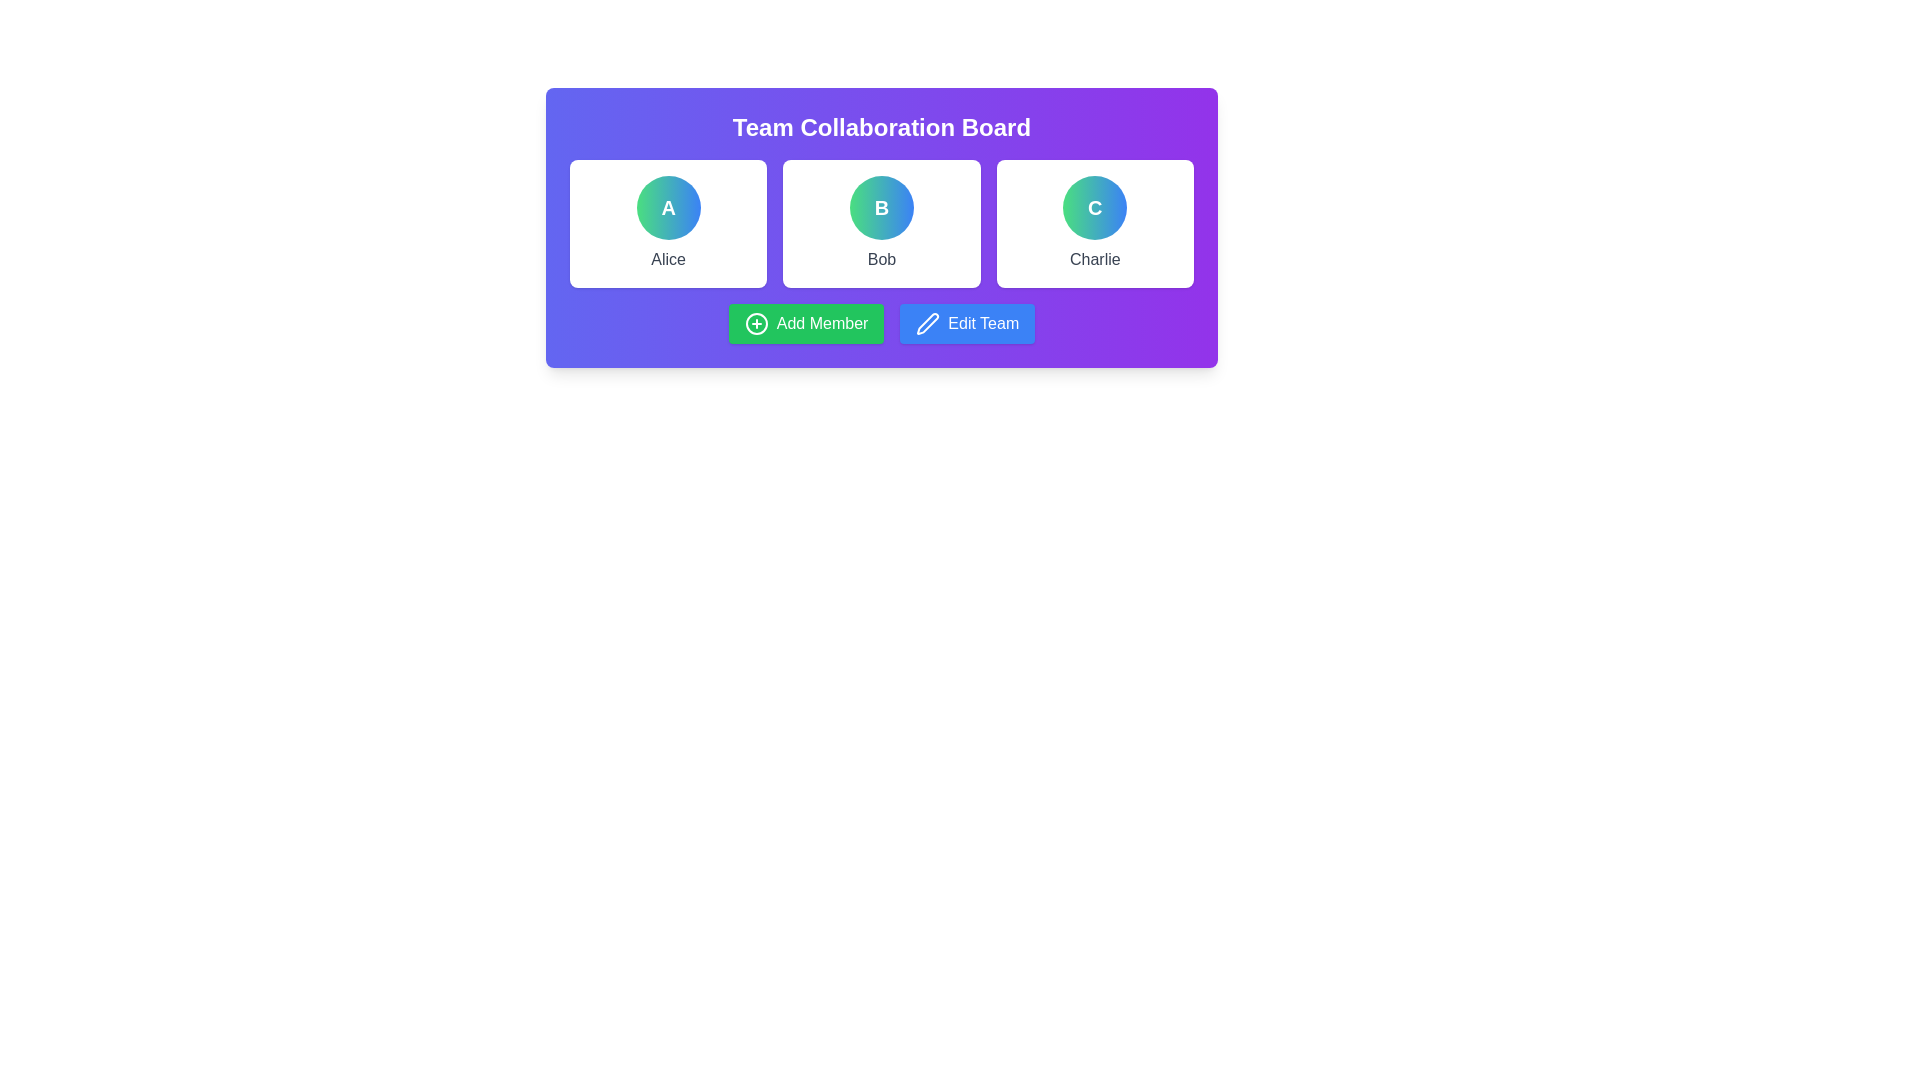  What do you see at coordinates (1093, 223) in the screenshot?
I see `the static informational card displaying a team member's summary, located at the rightmost side of the grid in the 'Team Collaboration Board'` at bounding box center [1093, 223].